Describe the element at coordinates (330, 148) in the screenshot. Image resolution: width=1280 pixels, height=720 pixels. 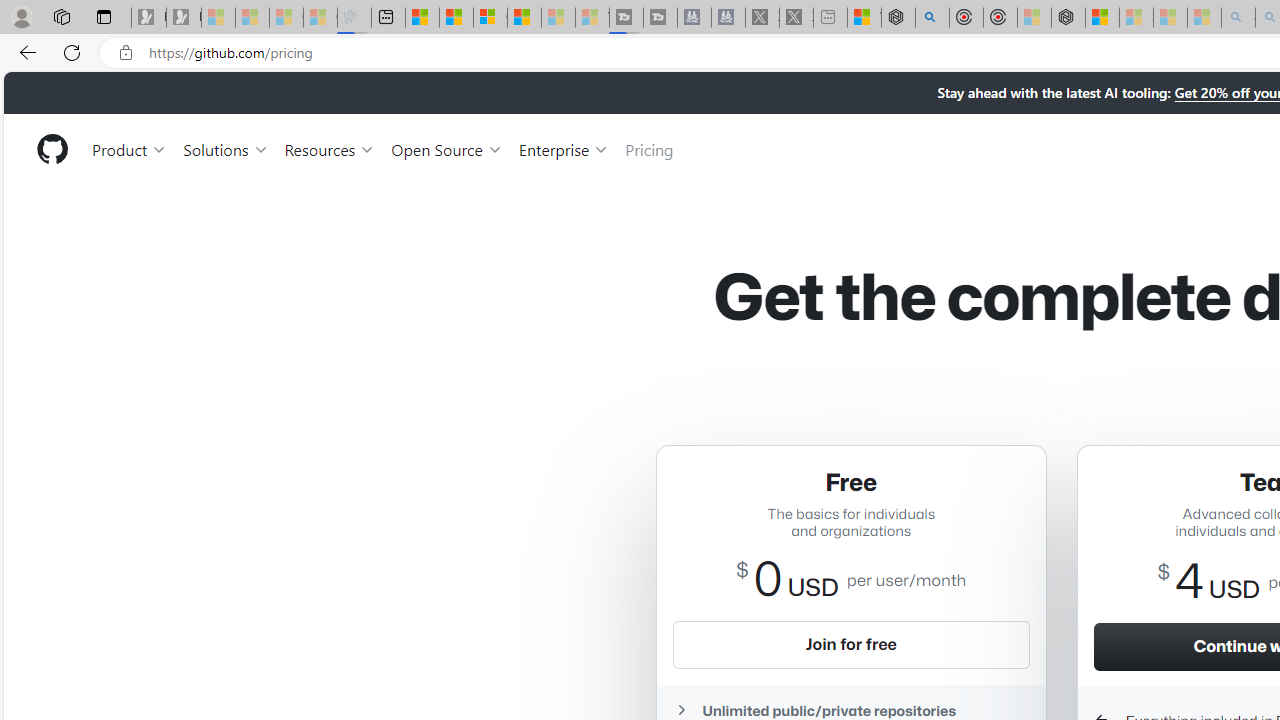
I see `'Resources'` at that location.